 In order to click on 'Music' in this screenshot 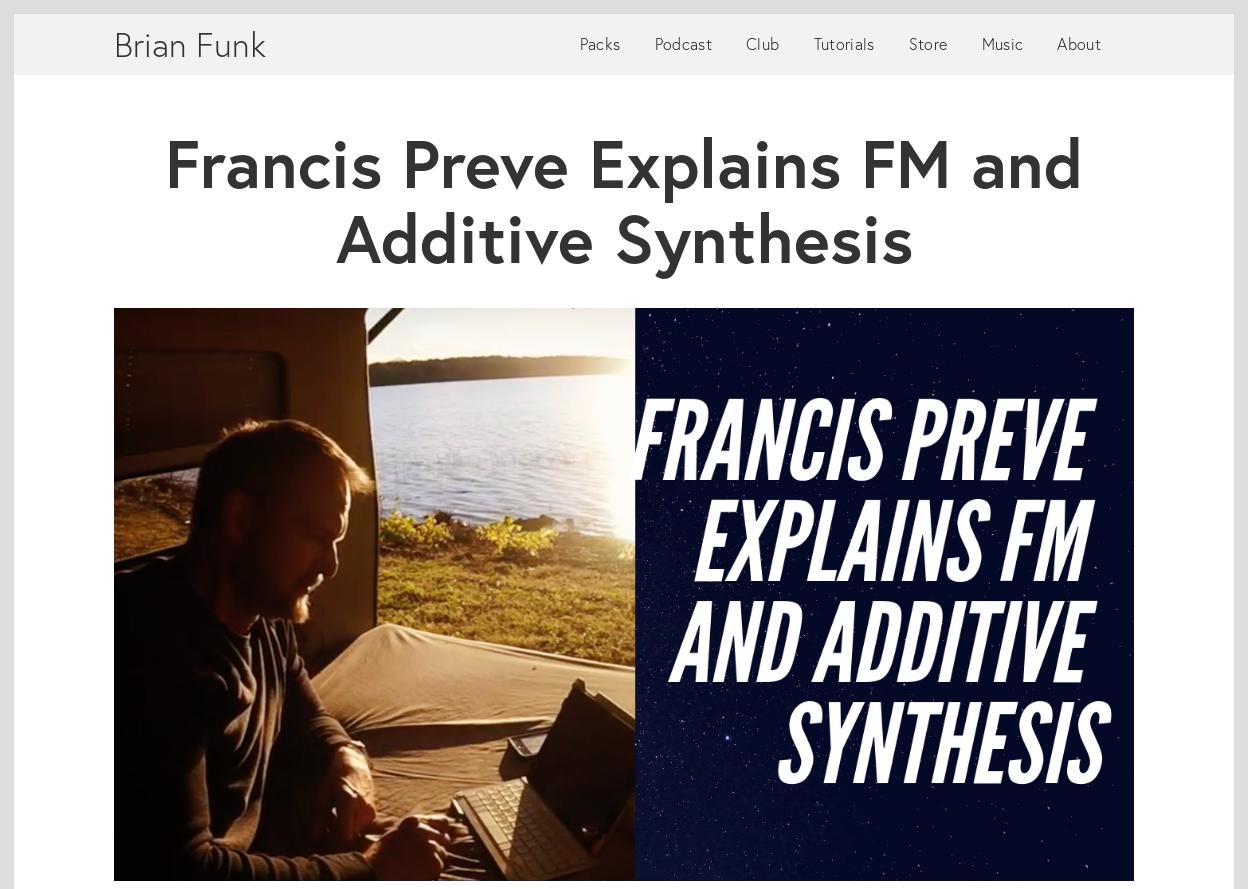, I will do `click(1001, 43)`.